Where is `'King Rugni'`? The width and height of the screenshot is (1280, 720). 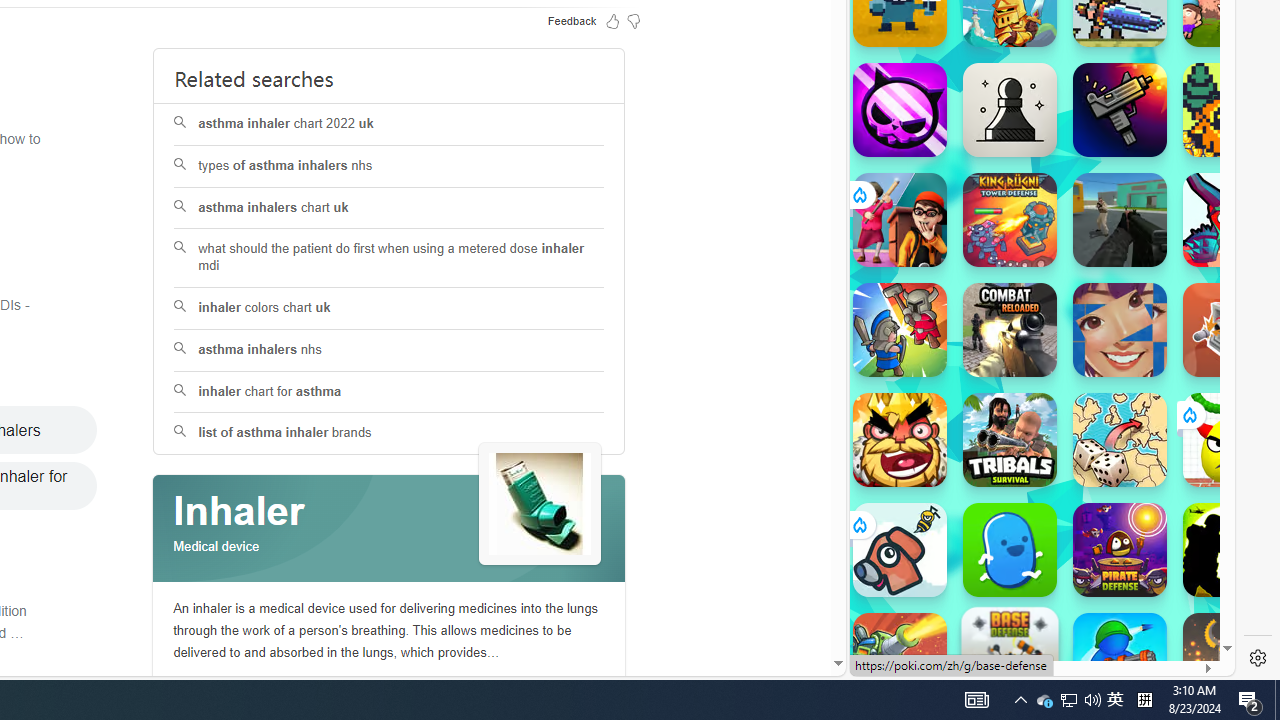
'King Rugni' is located at coordinates (1009, 219).